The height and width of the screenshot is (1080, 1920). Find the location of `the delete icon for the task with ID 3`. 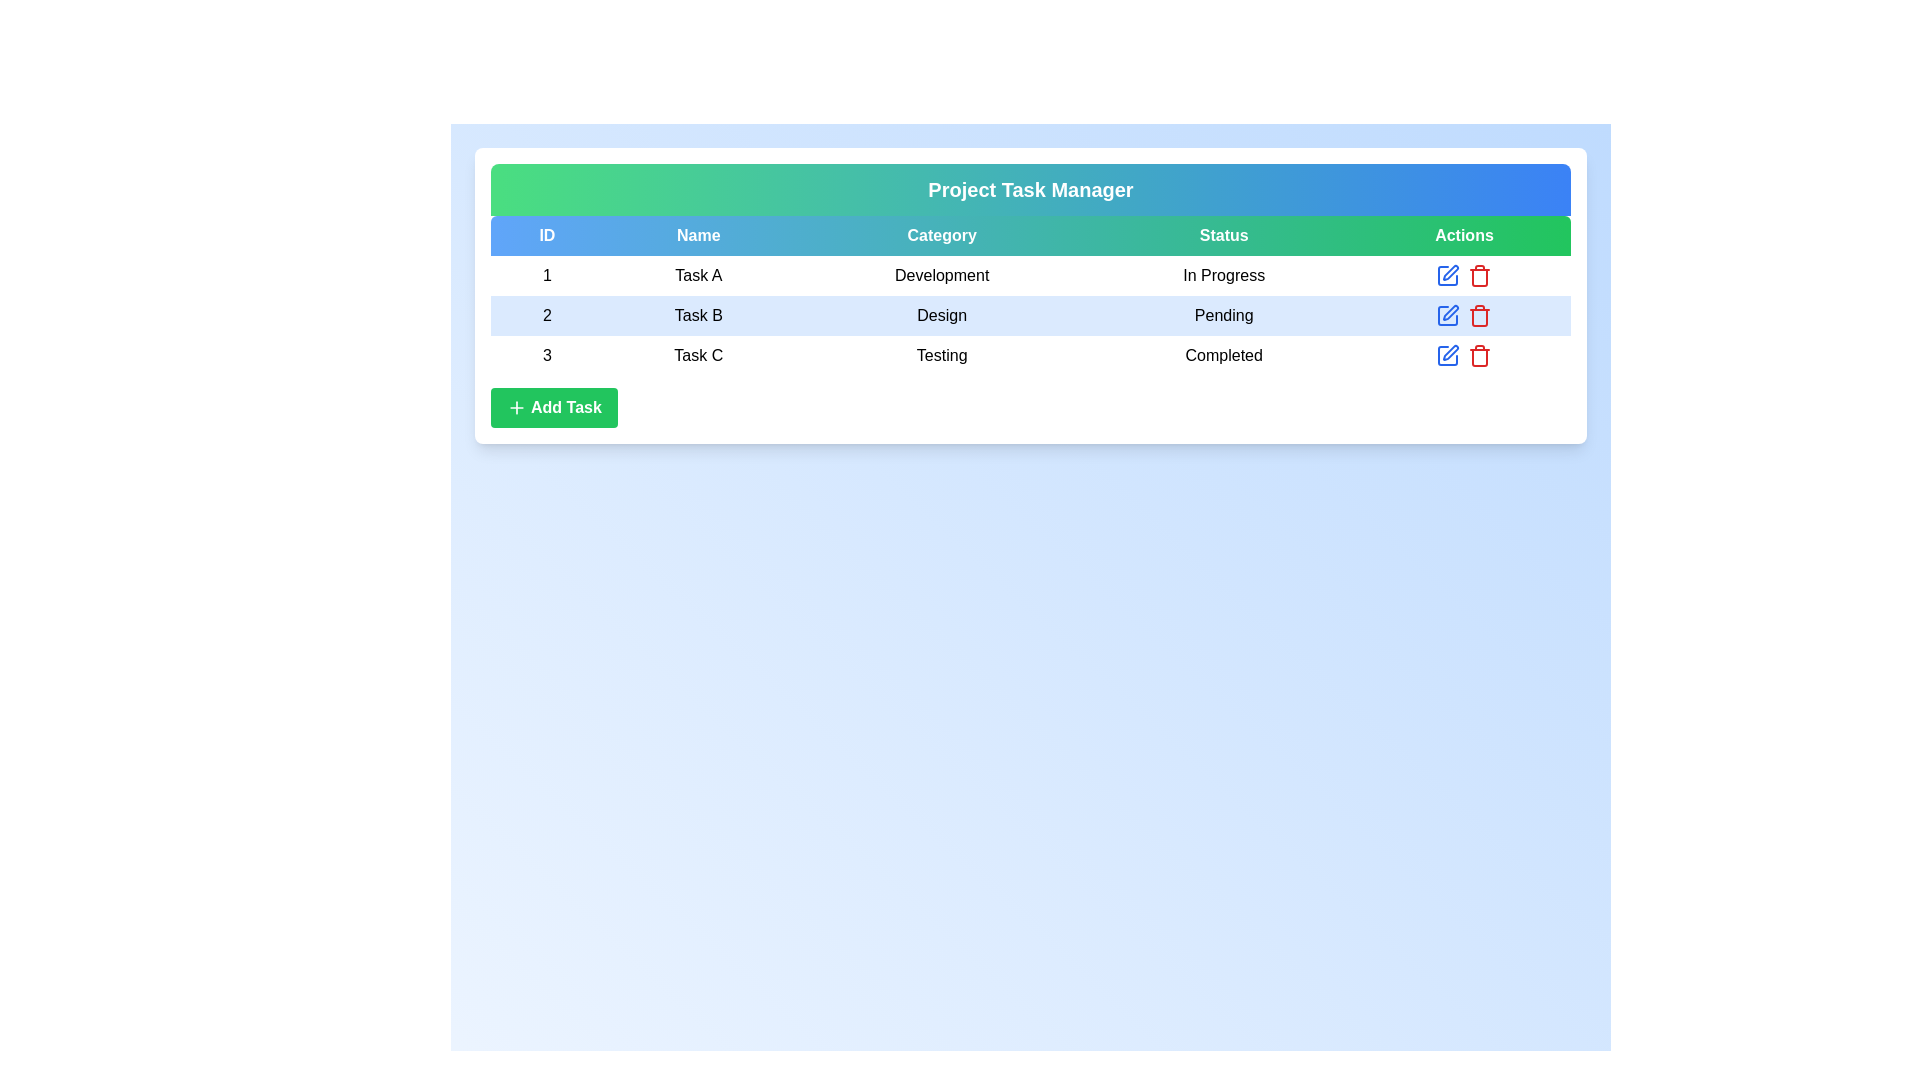

the delete icon for the task with ID 3 is located at coordinates (1480, 354).